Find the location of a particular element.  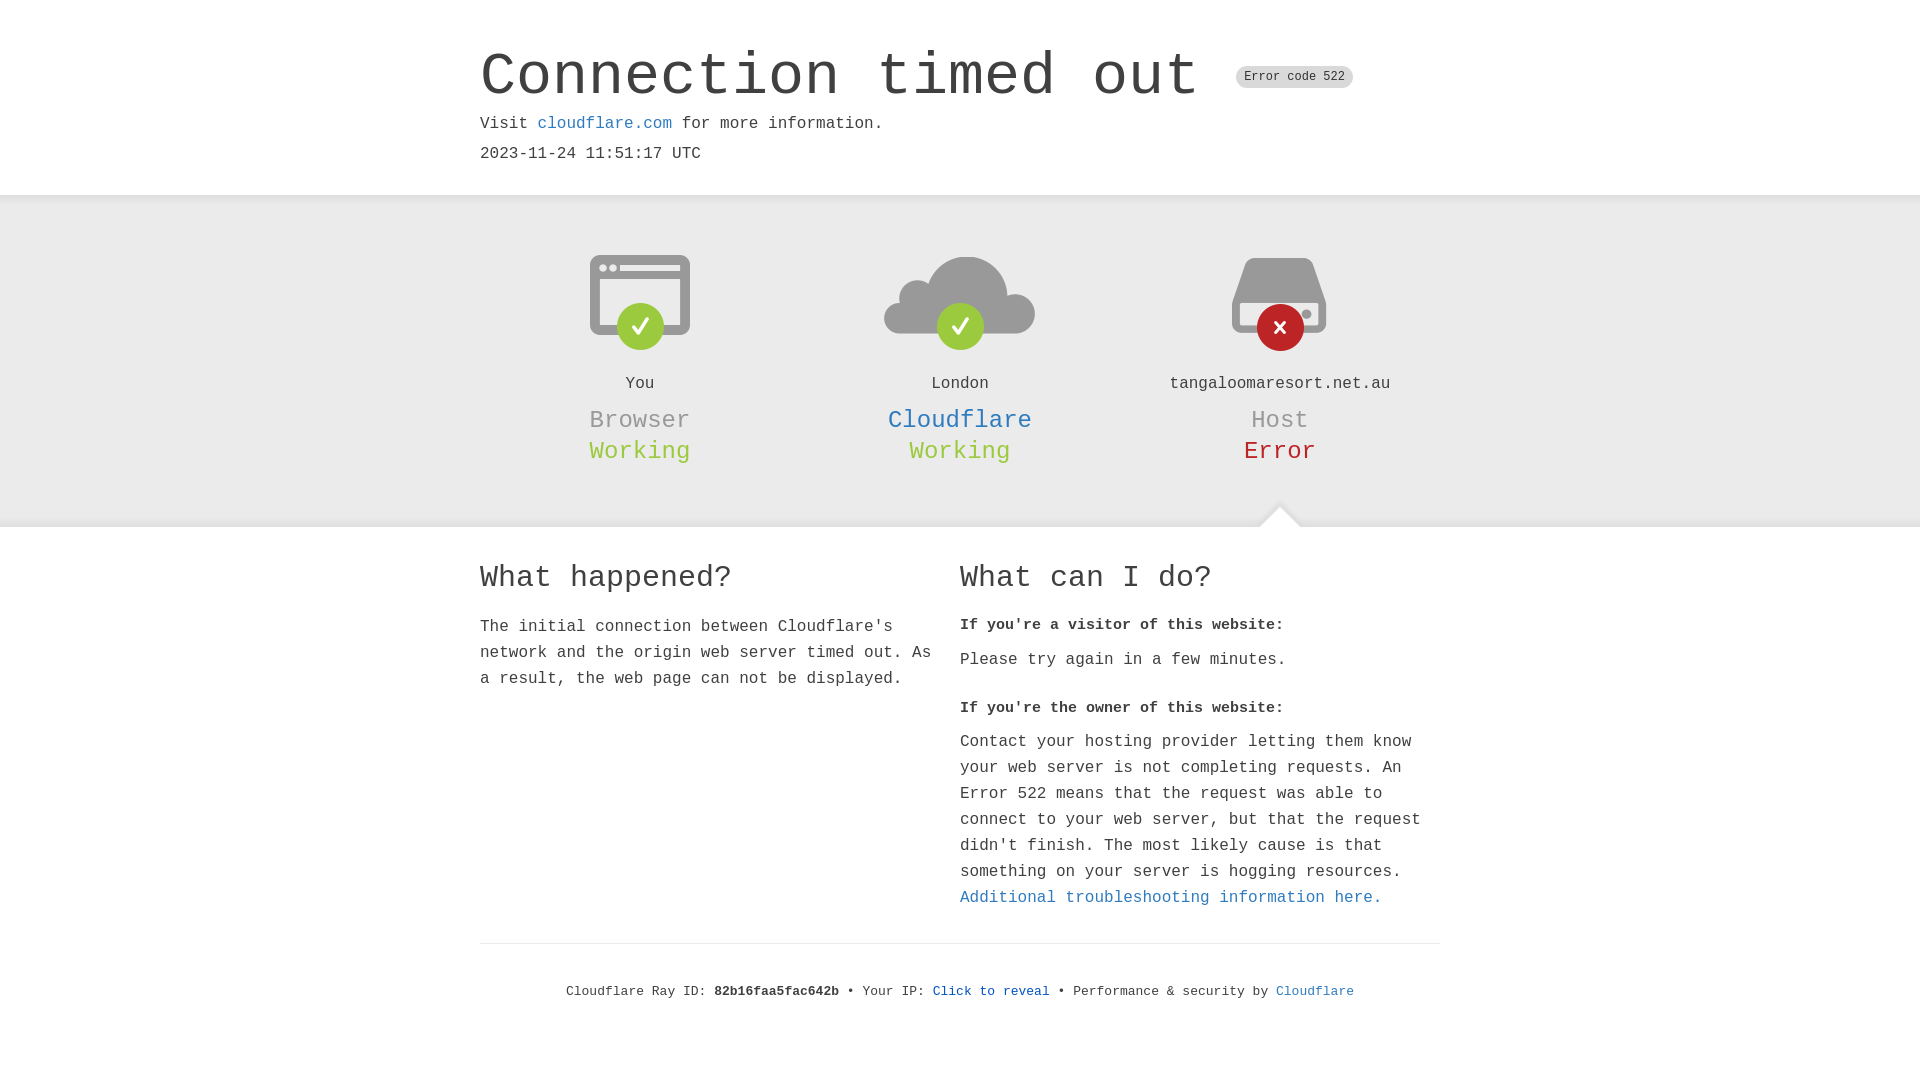

'cloudflare.com' is located at coordinates (603, 123).